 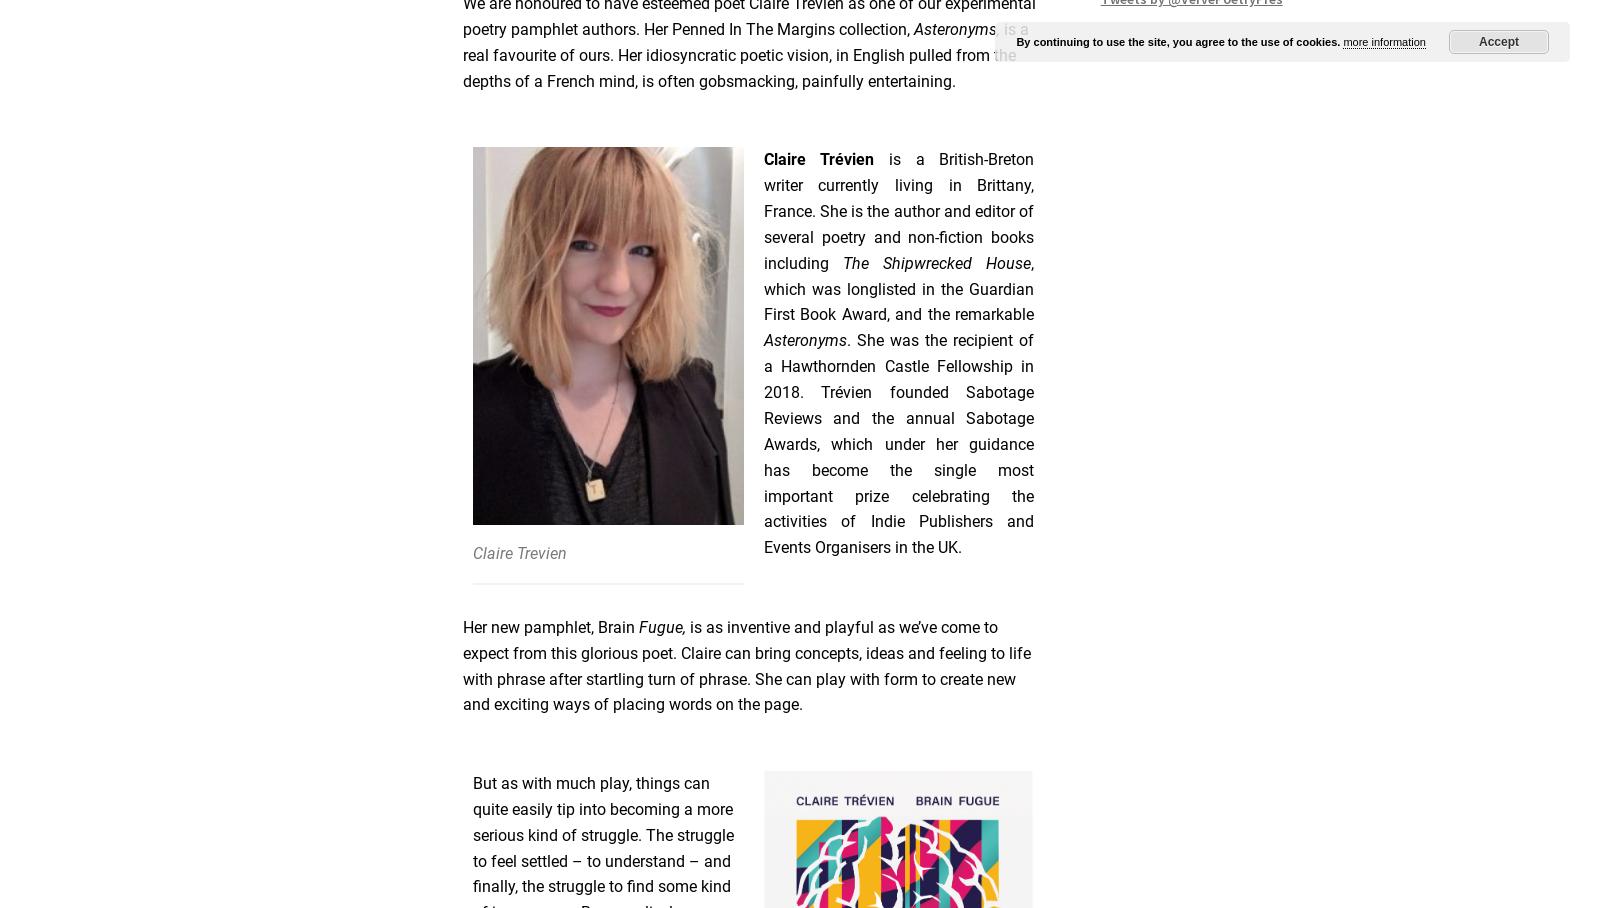 I want to click on 'Fugue,', so click(x=660, y=625).